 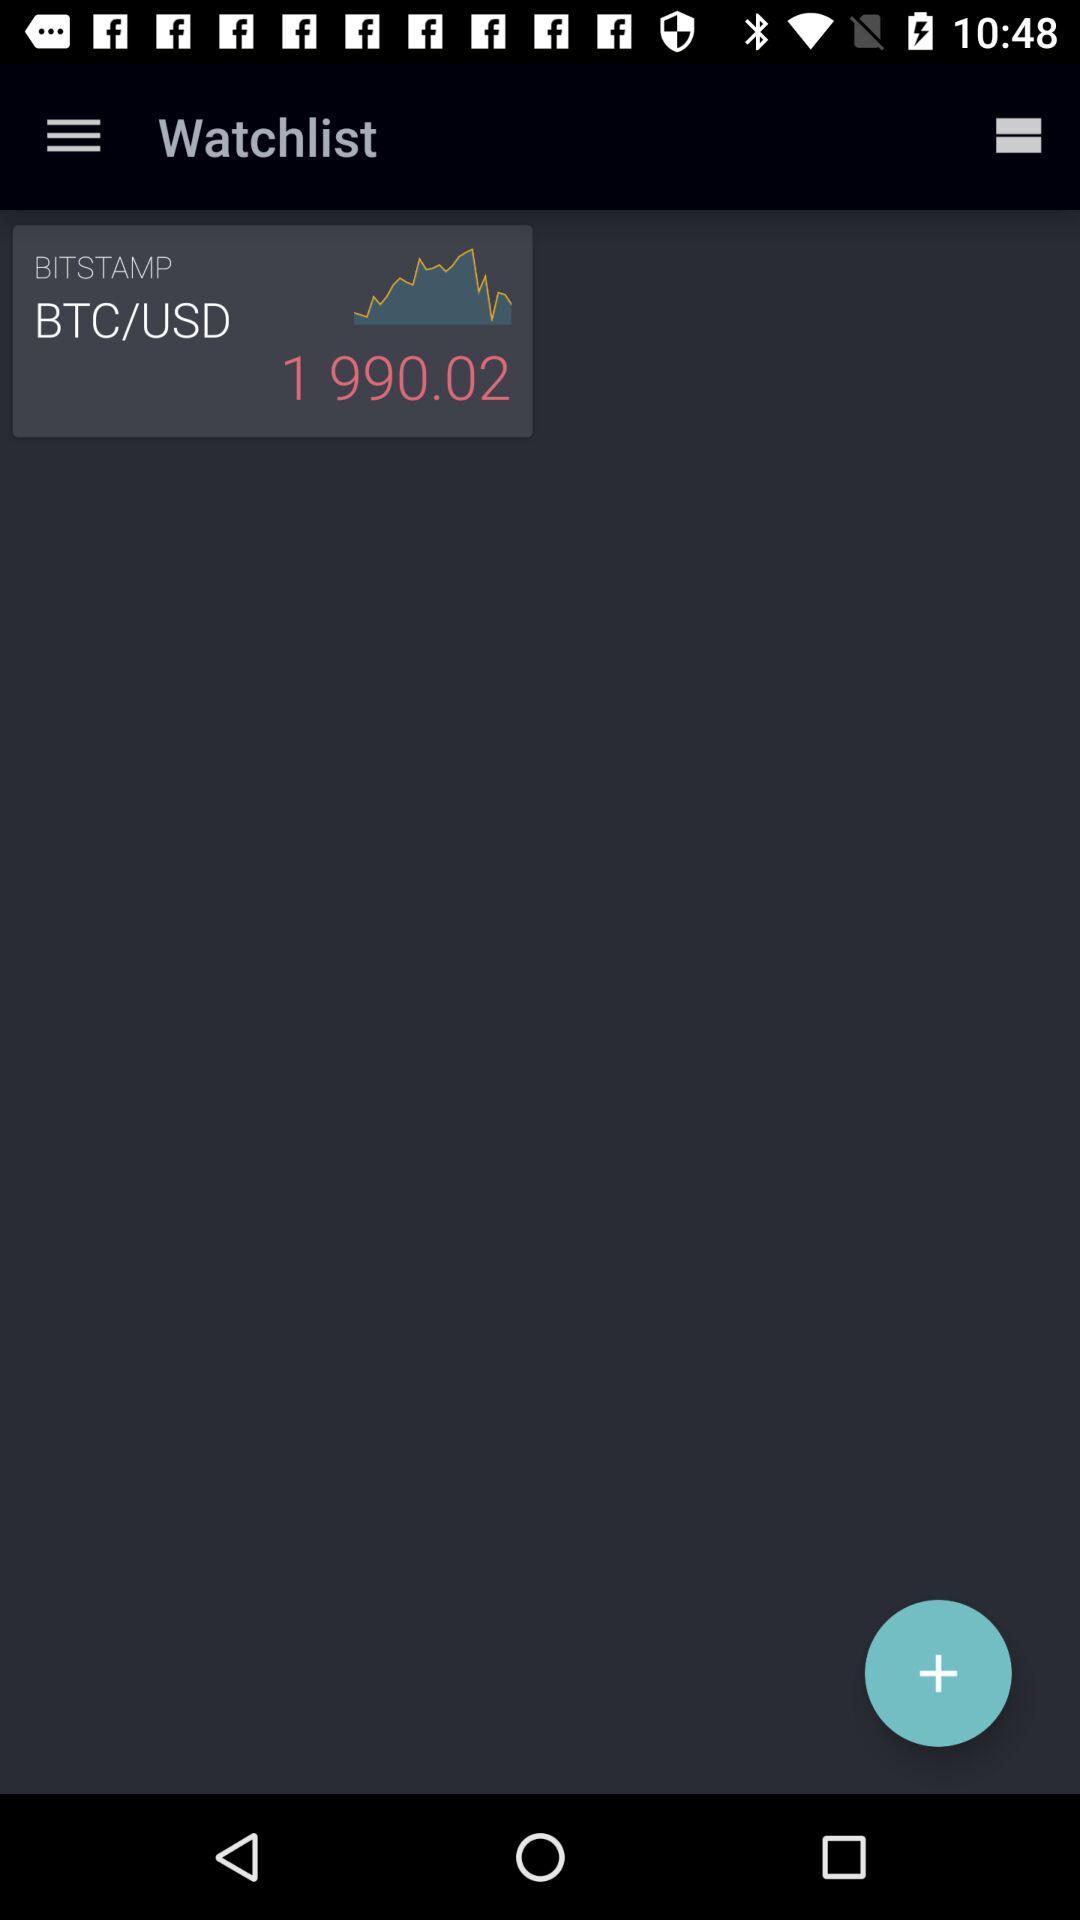 I want to click on item next to the watchlist, so click(x=1017, y=135).